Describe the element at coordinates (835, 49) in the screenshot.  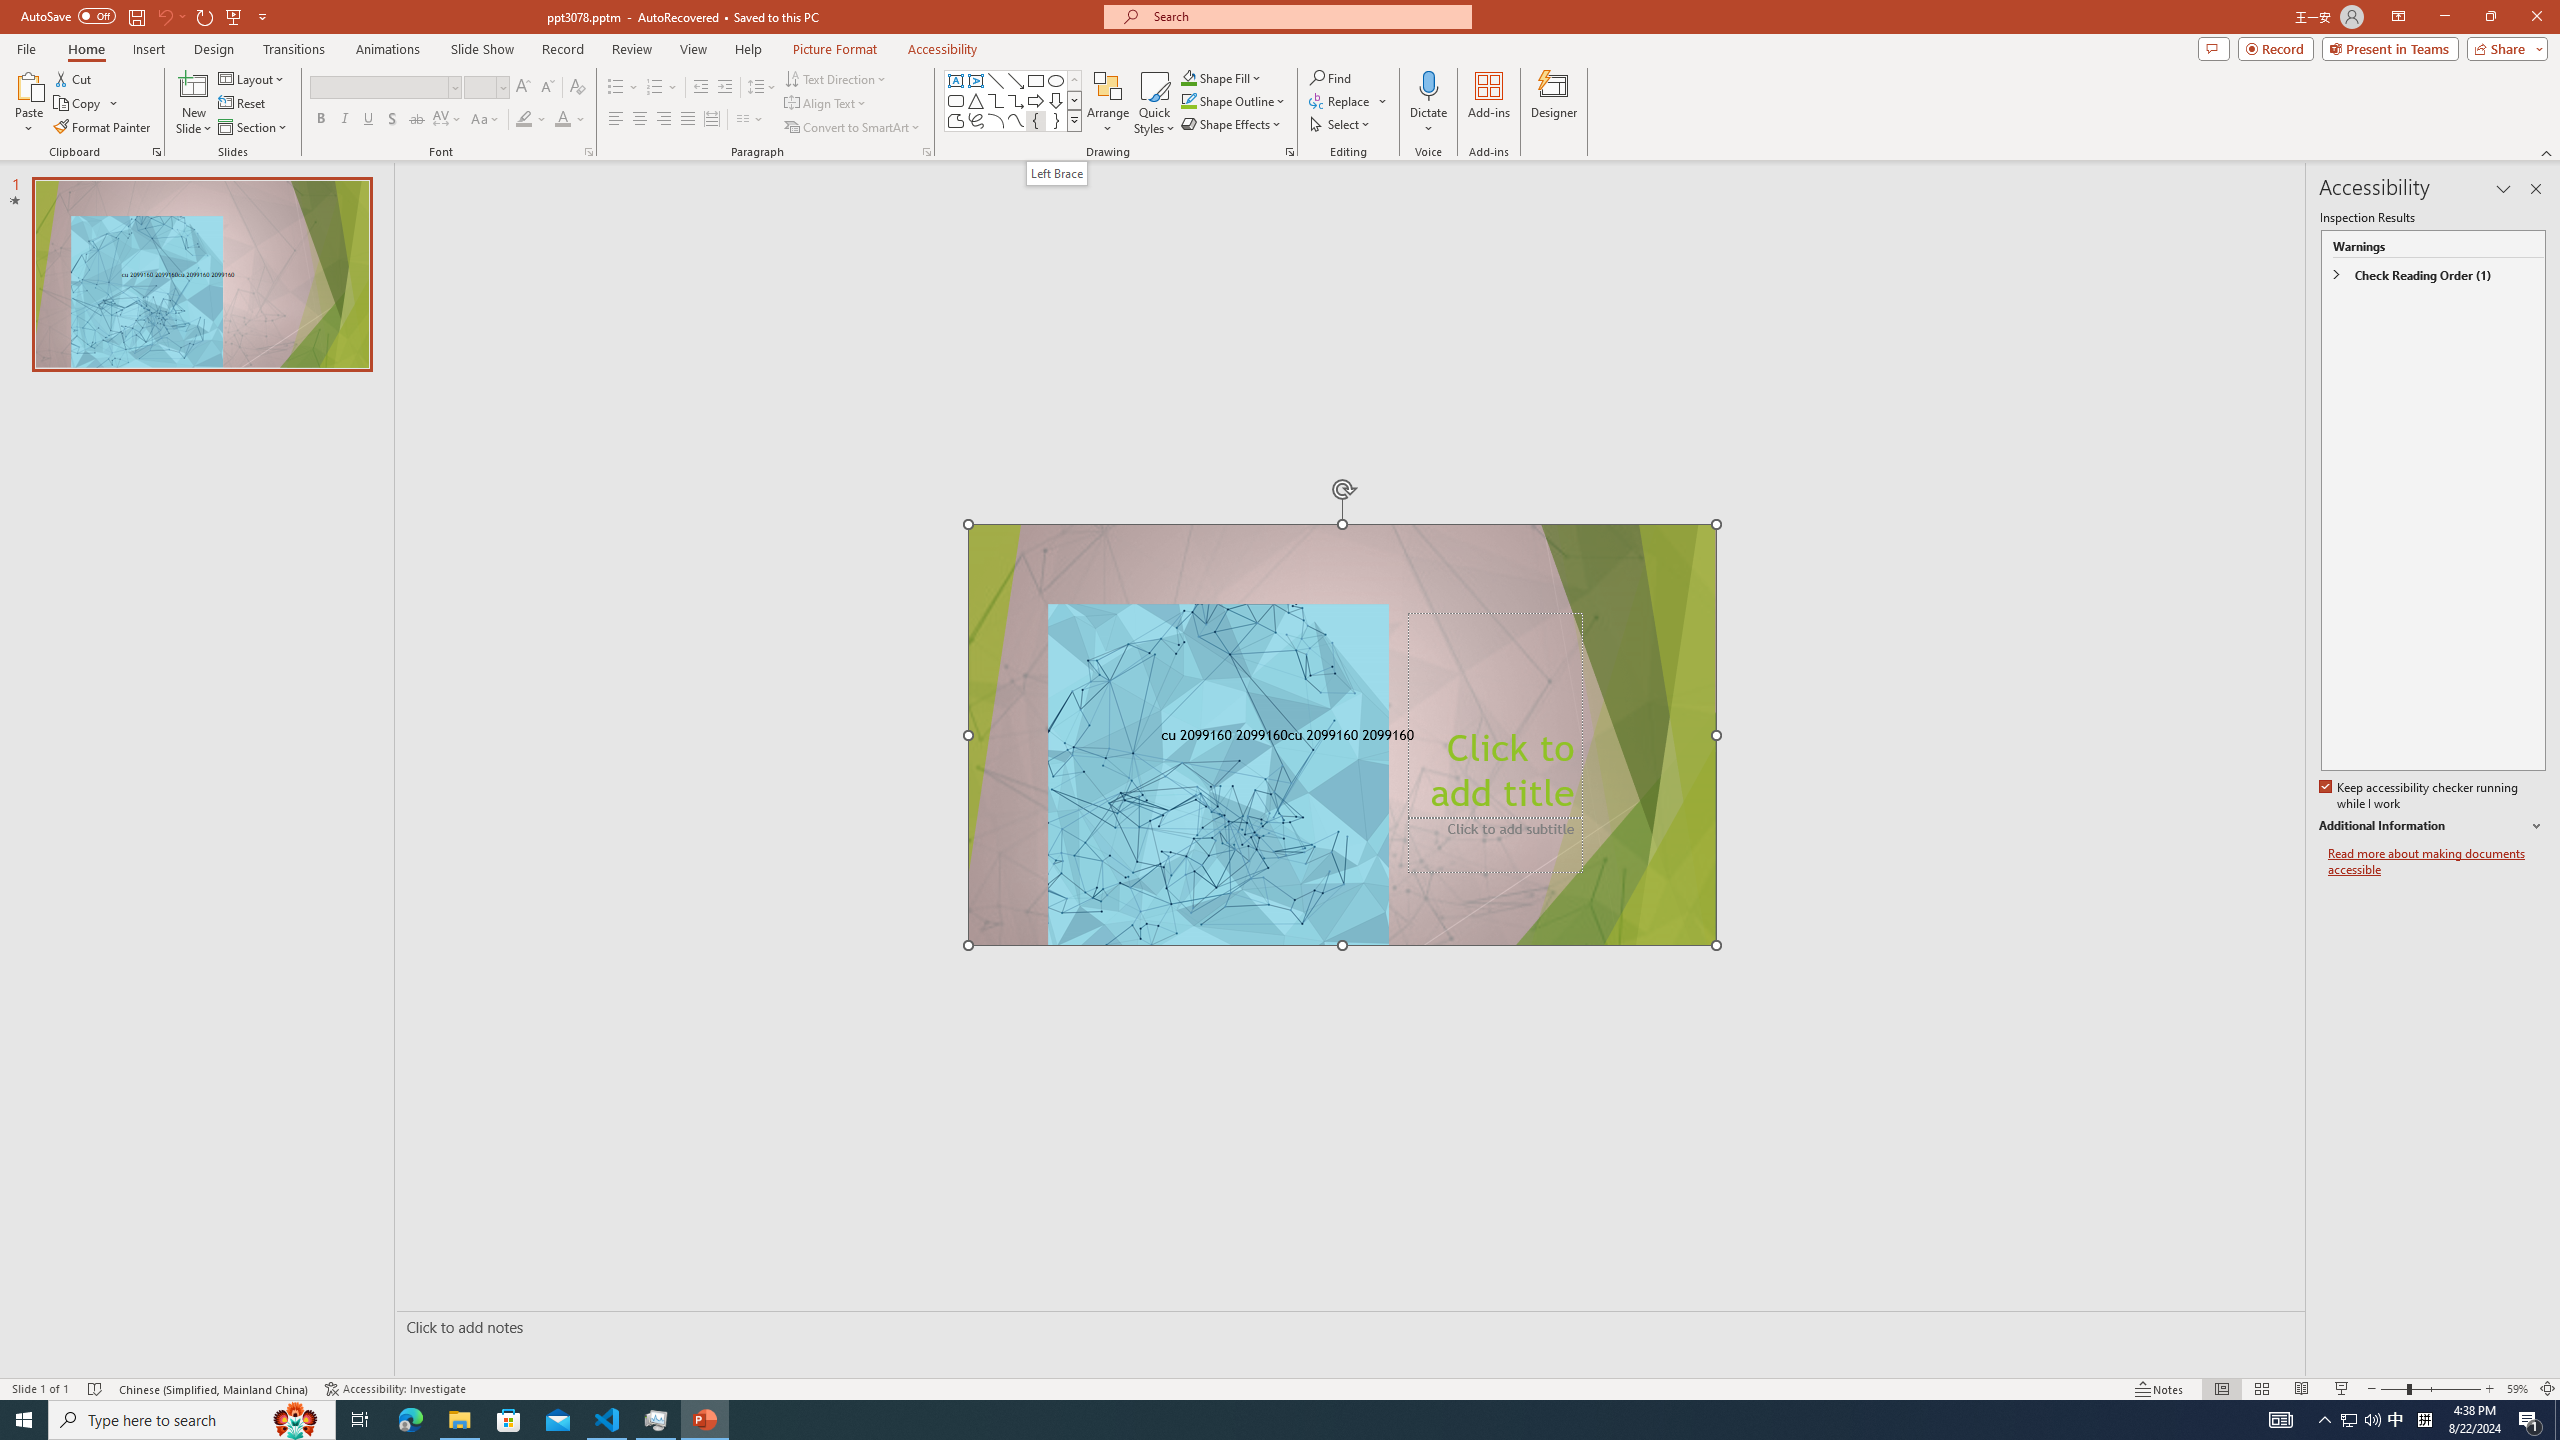
I see `'Picture Format'` at that location.